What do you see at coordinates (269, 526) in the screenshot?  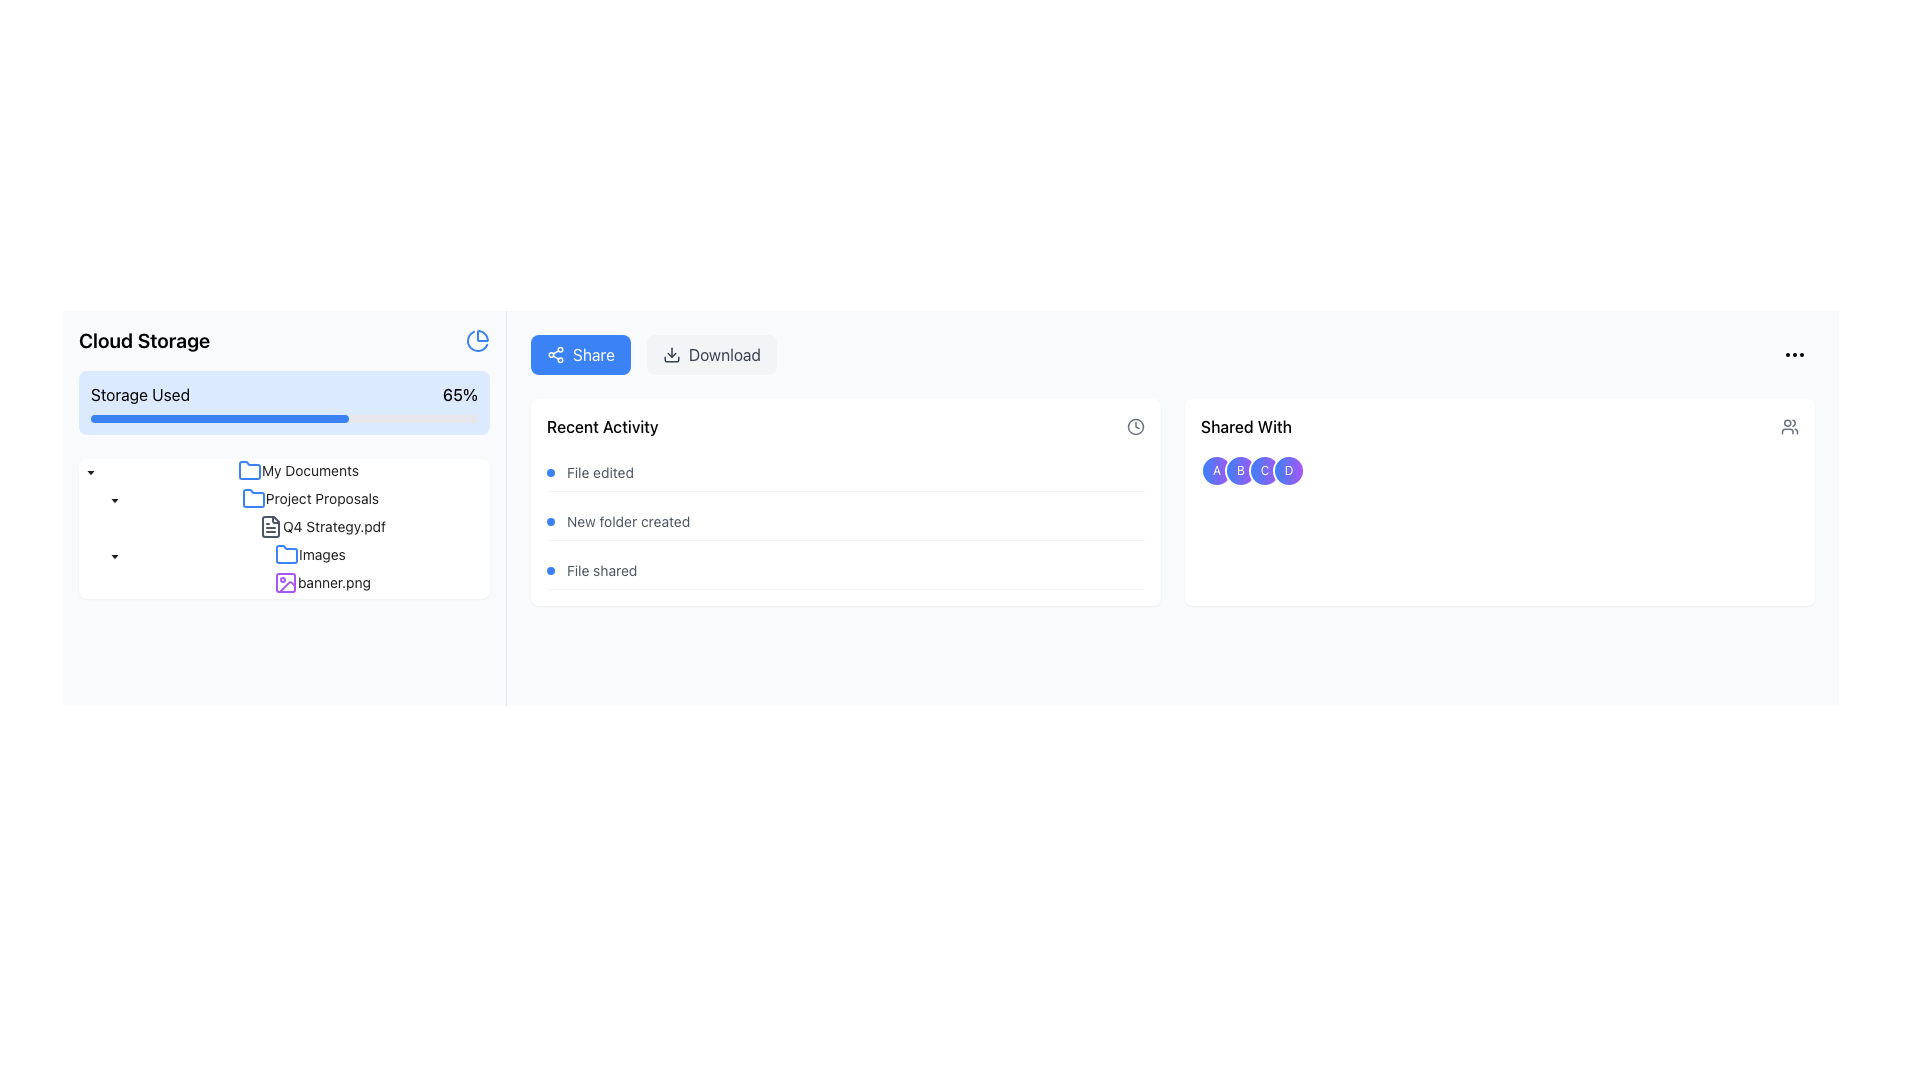 I see `the document icon representing the 'Q4 Strategy.pdf' file located in the 'Cloud Storage' section` at bounding box center [269, 526].